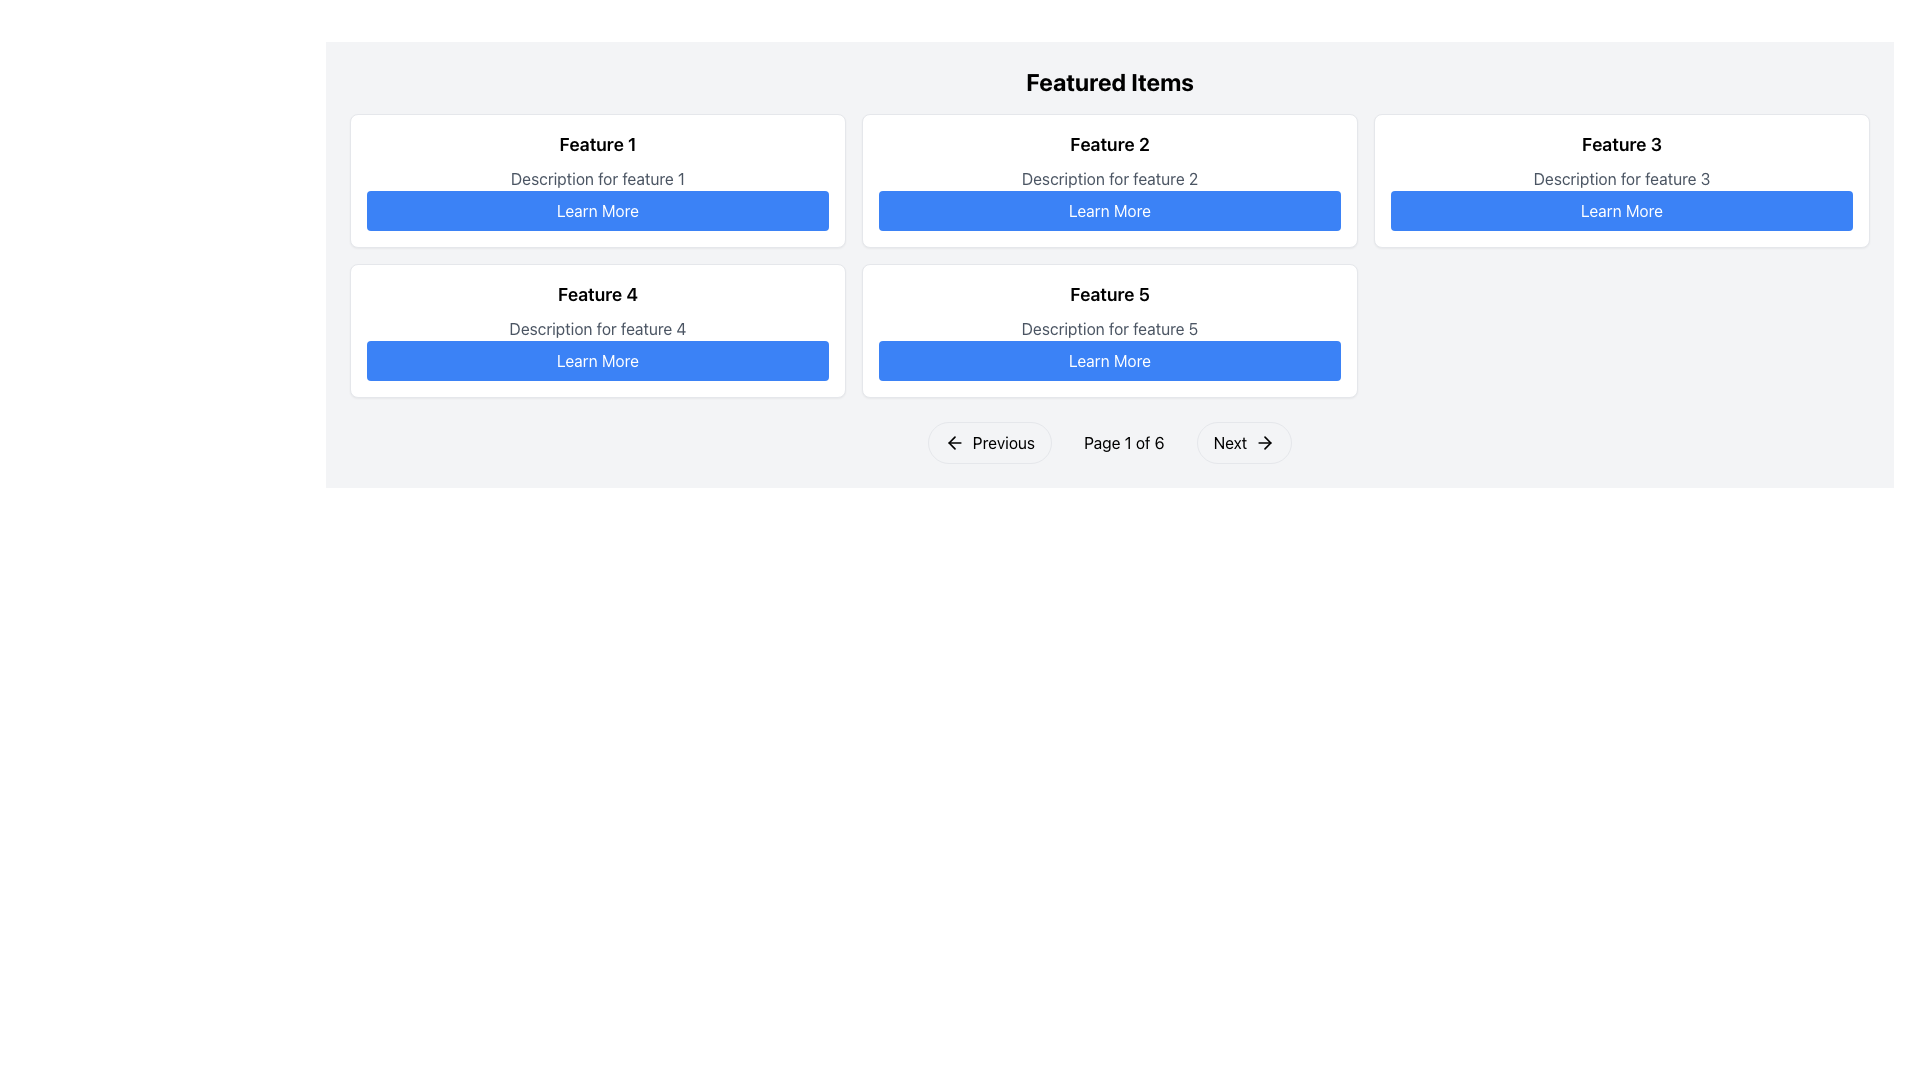 Image resolution: width=1920 pixels, height=1080 pixels. What do you see at coordinates (1108, 361) in the screenshot?
I see `the 'Learn More' button, which is a vibrant blue rounded rectangular button located at the bottom of the card labeled 'Feature 5'` at bounding box center [1108, 361].